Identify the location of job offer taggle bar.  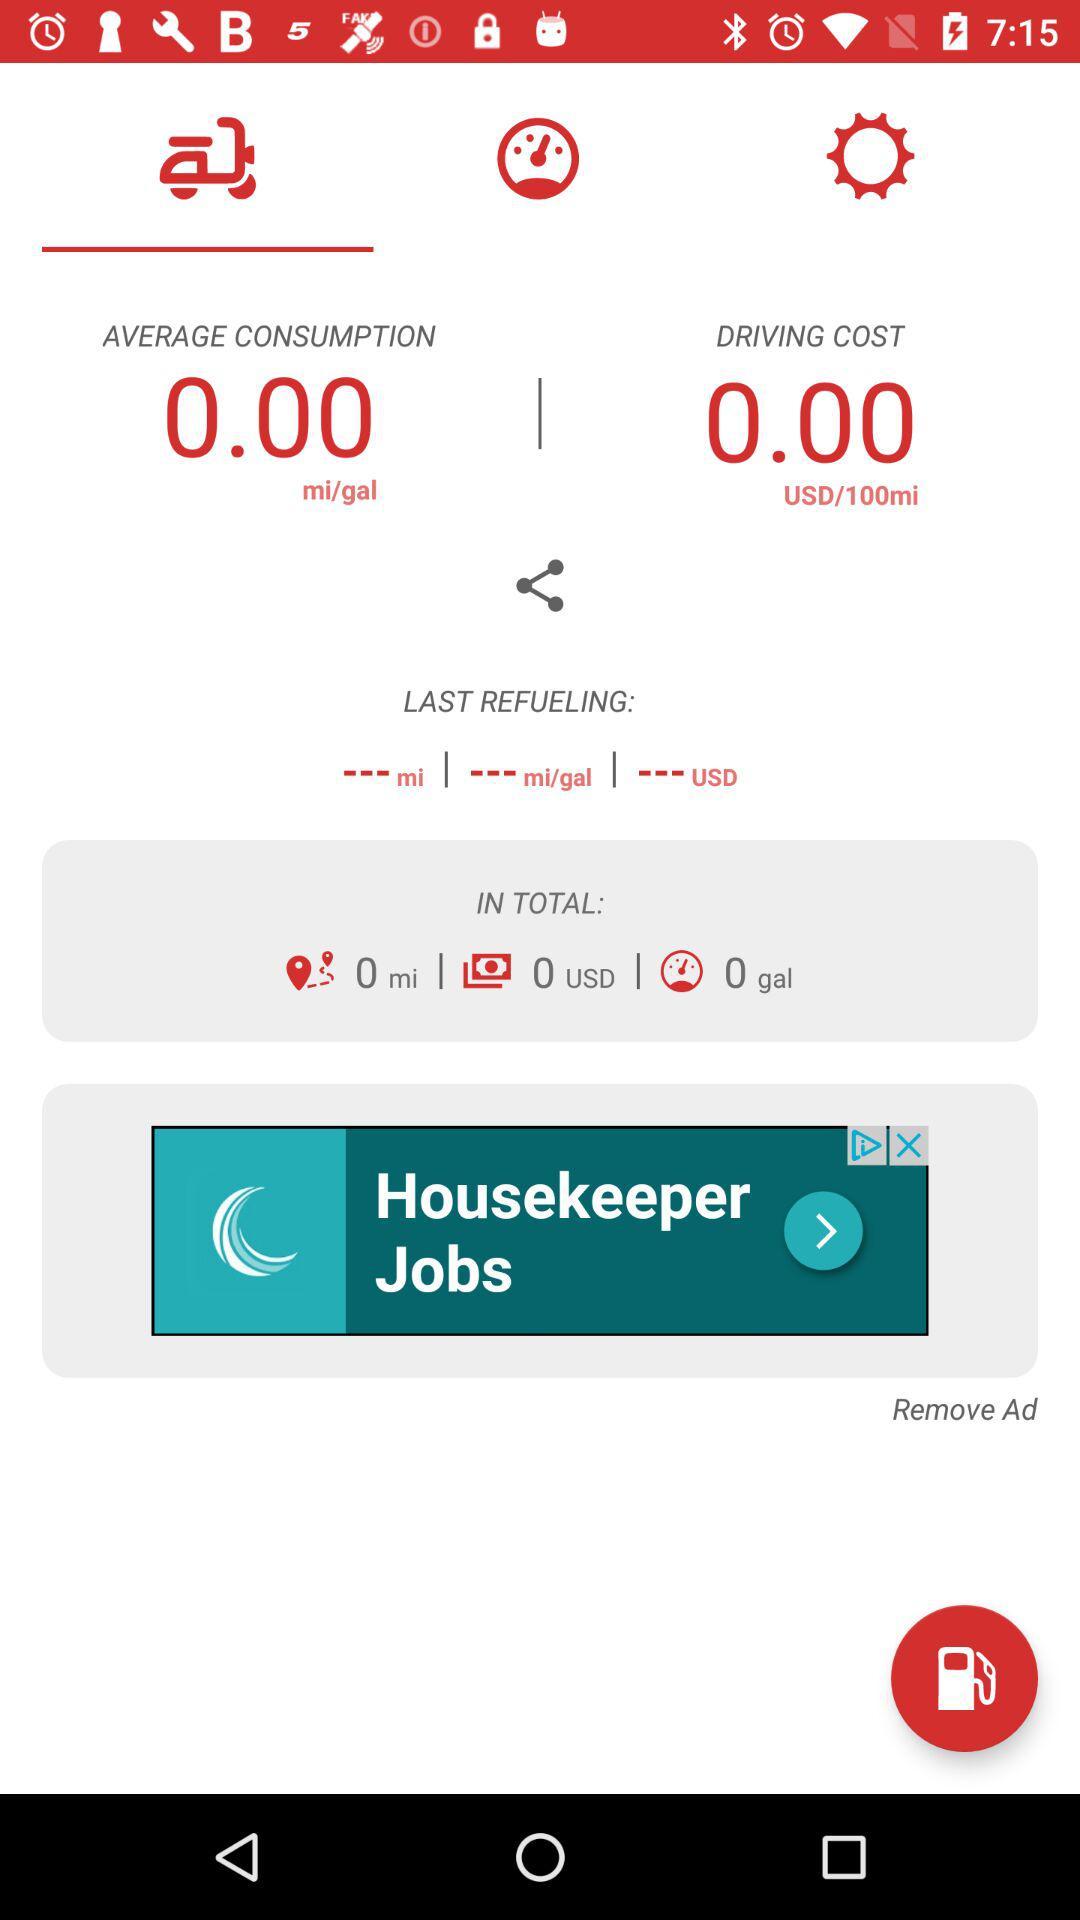
(540, 1229).